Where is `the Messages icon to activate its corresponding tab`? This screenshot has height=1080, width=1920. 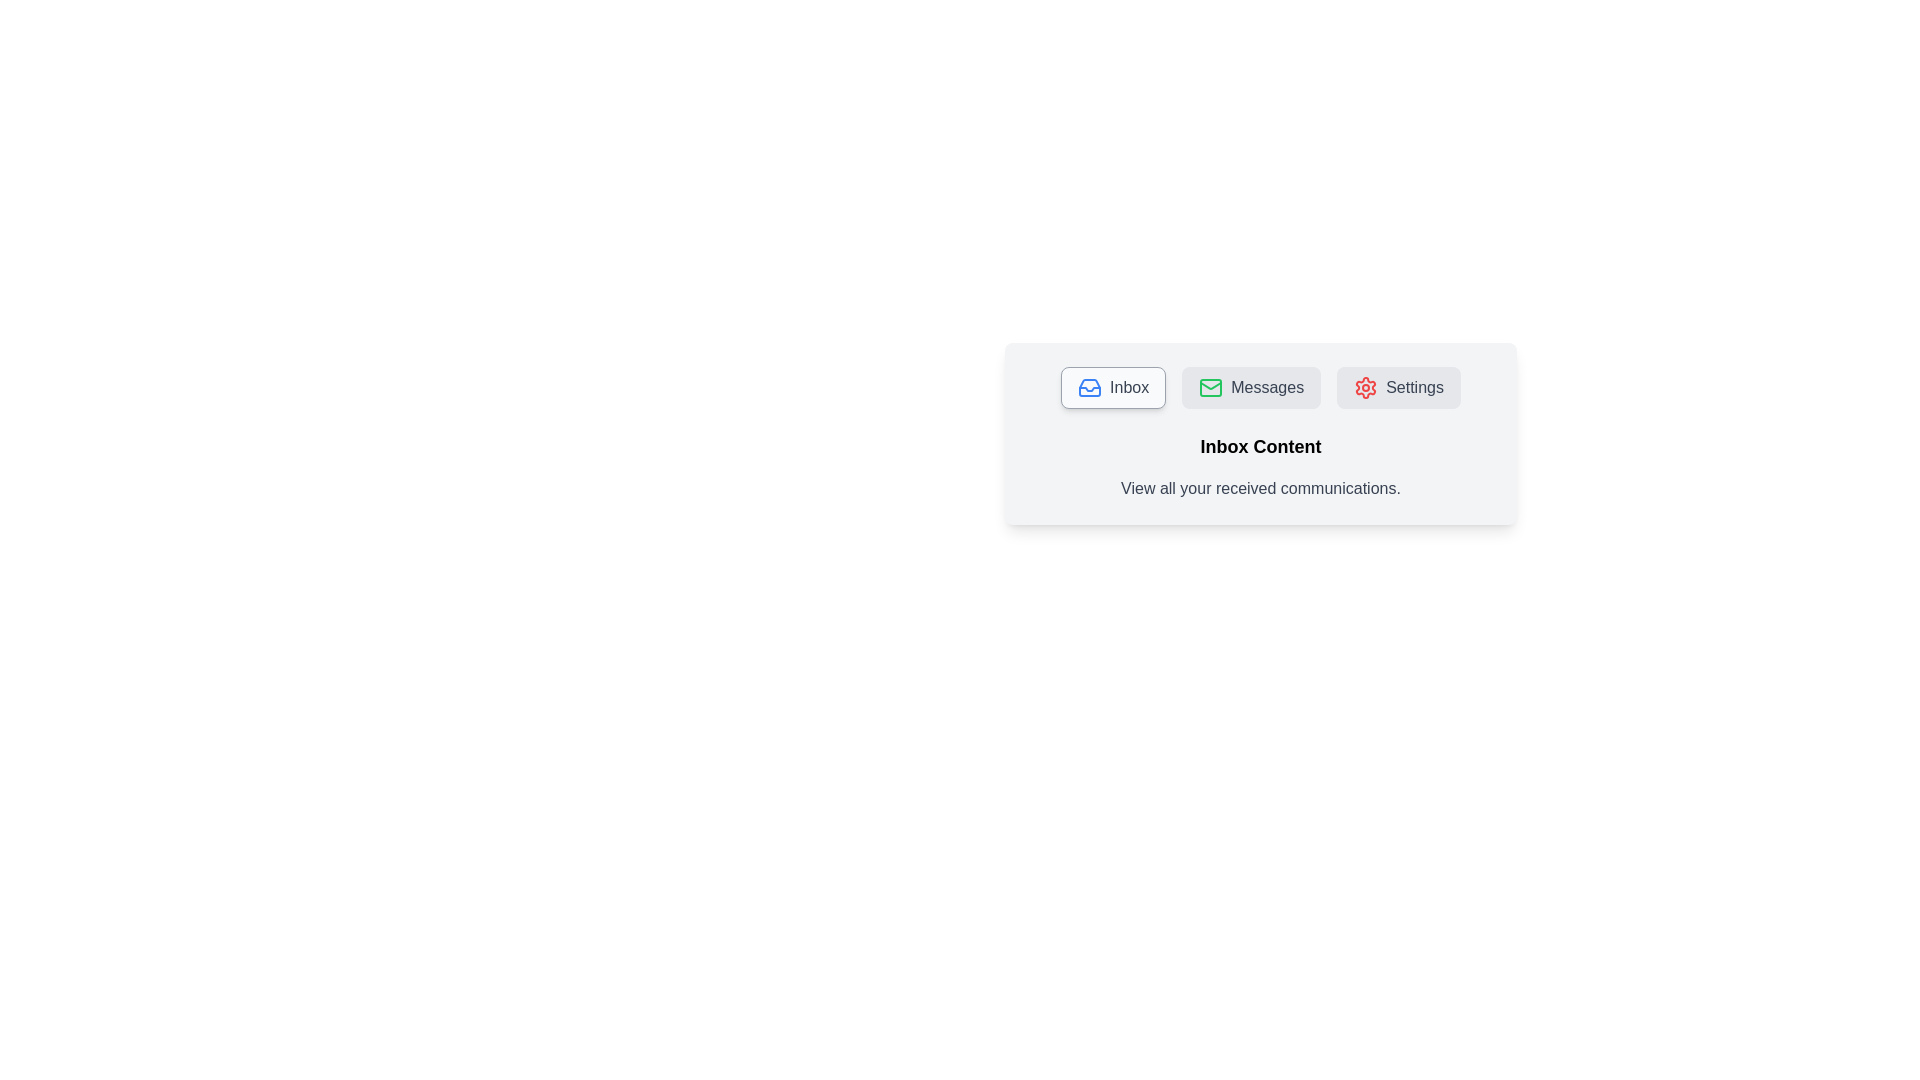
the Messages icon to activate its corresponding tab is located at coordinates (1210, 388).